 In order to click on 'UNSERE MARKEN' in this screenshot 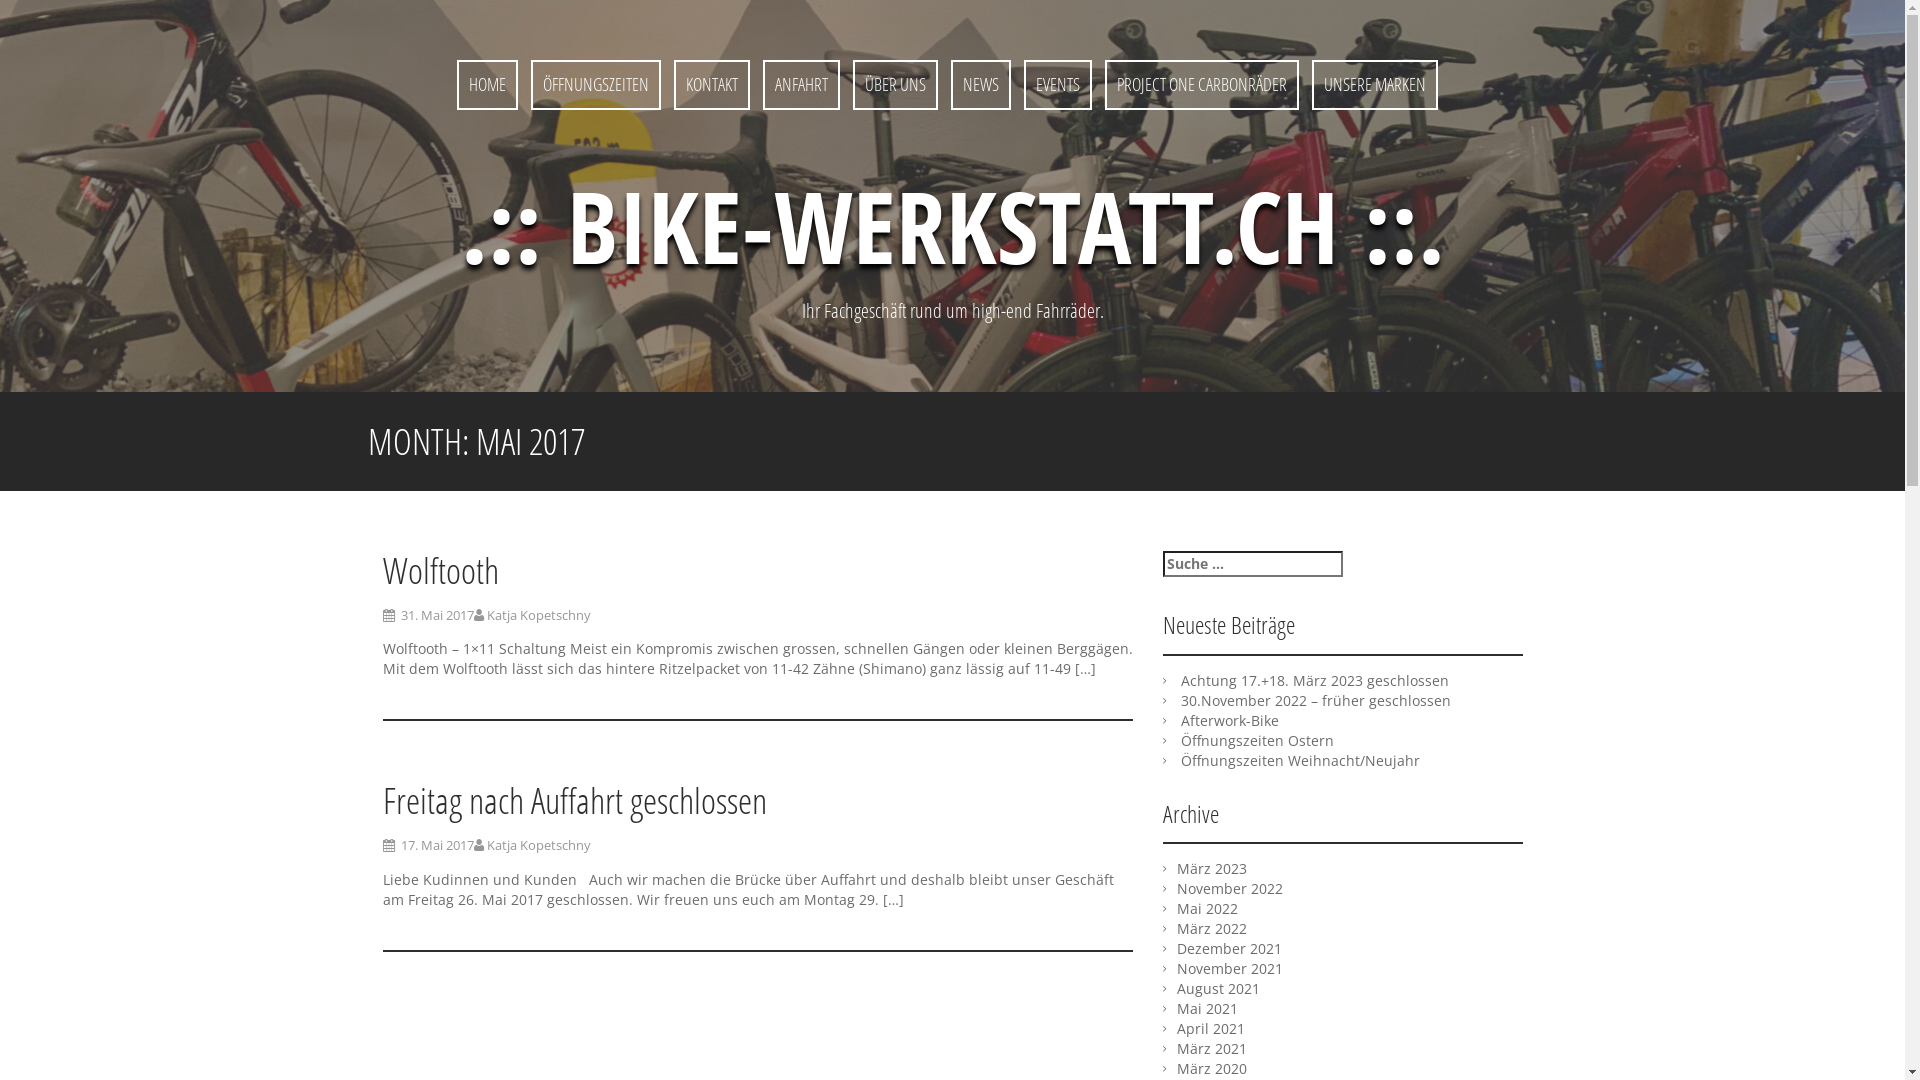, I will do `click(1373, 83)`.